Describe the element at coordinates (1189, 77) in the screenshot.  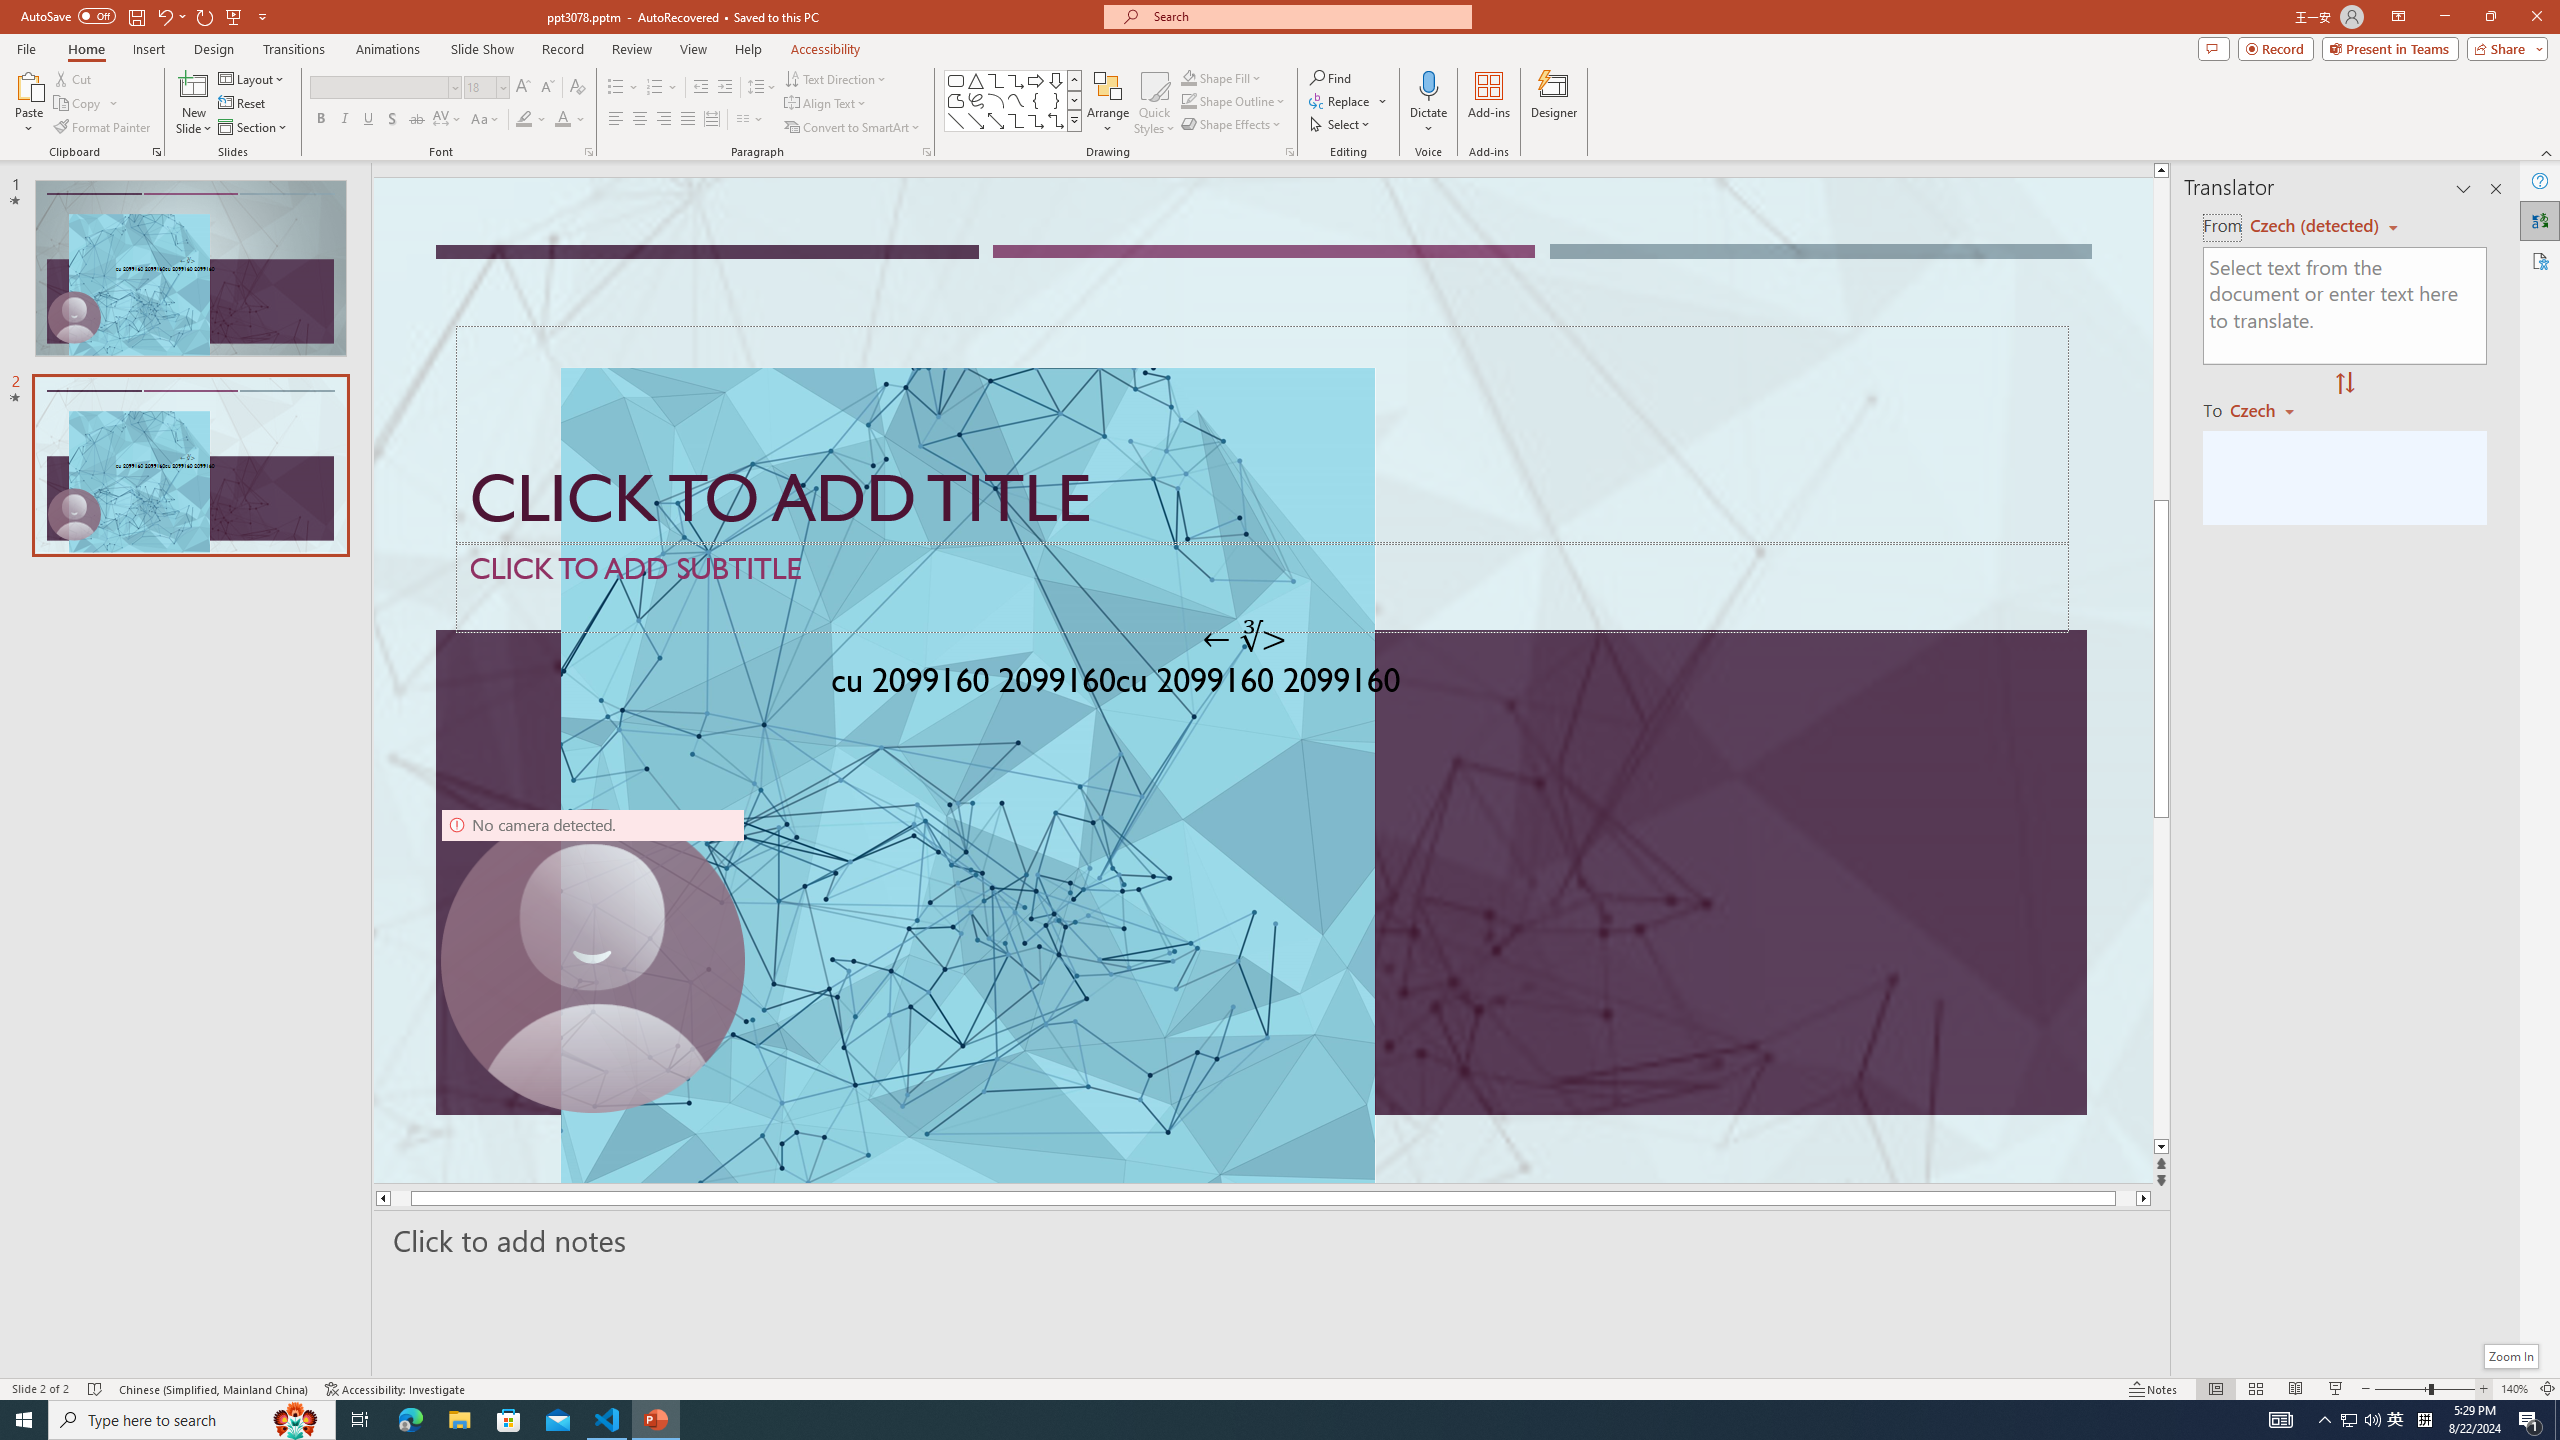
I see `'Shape Fill Dark Green, Accent 2'` at that location.